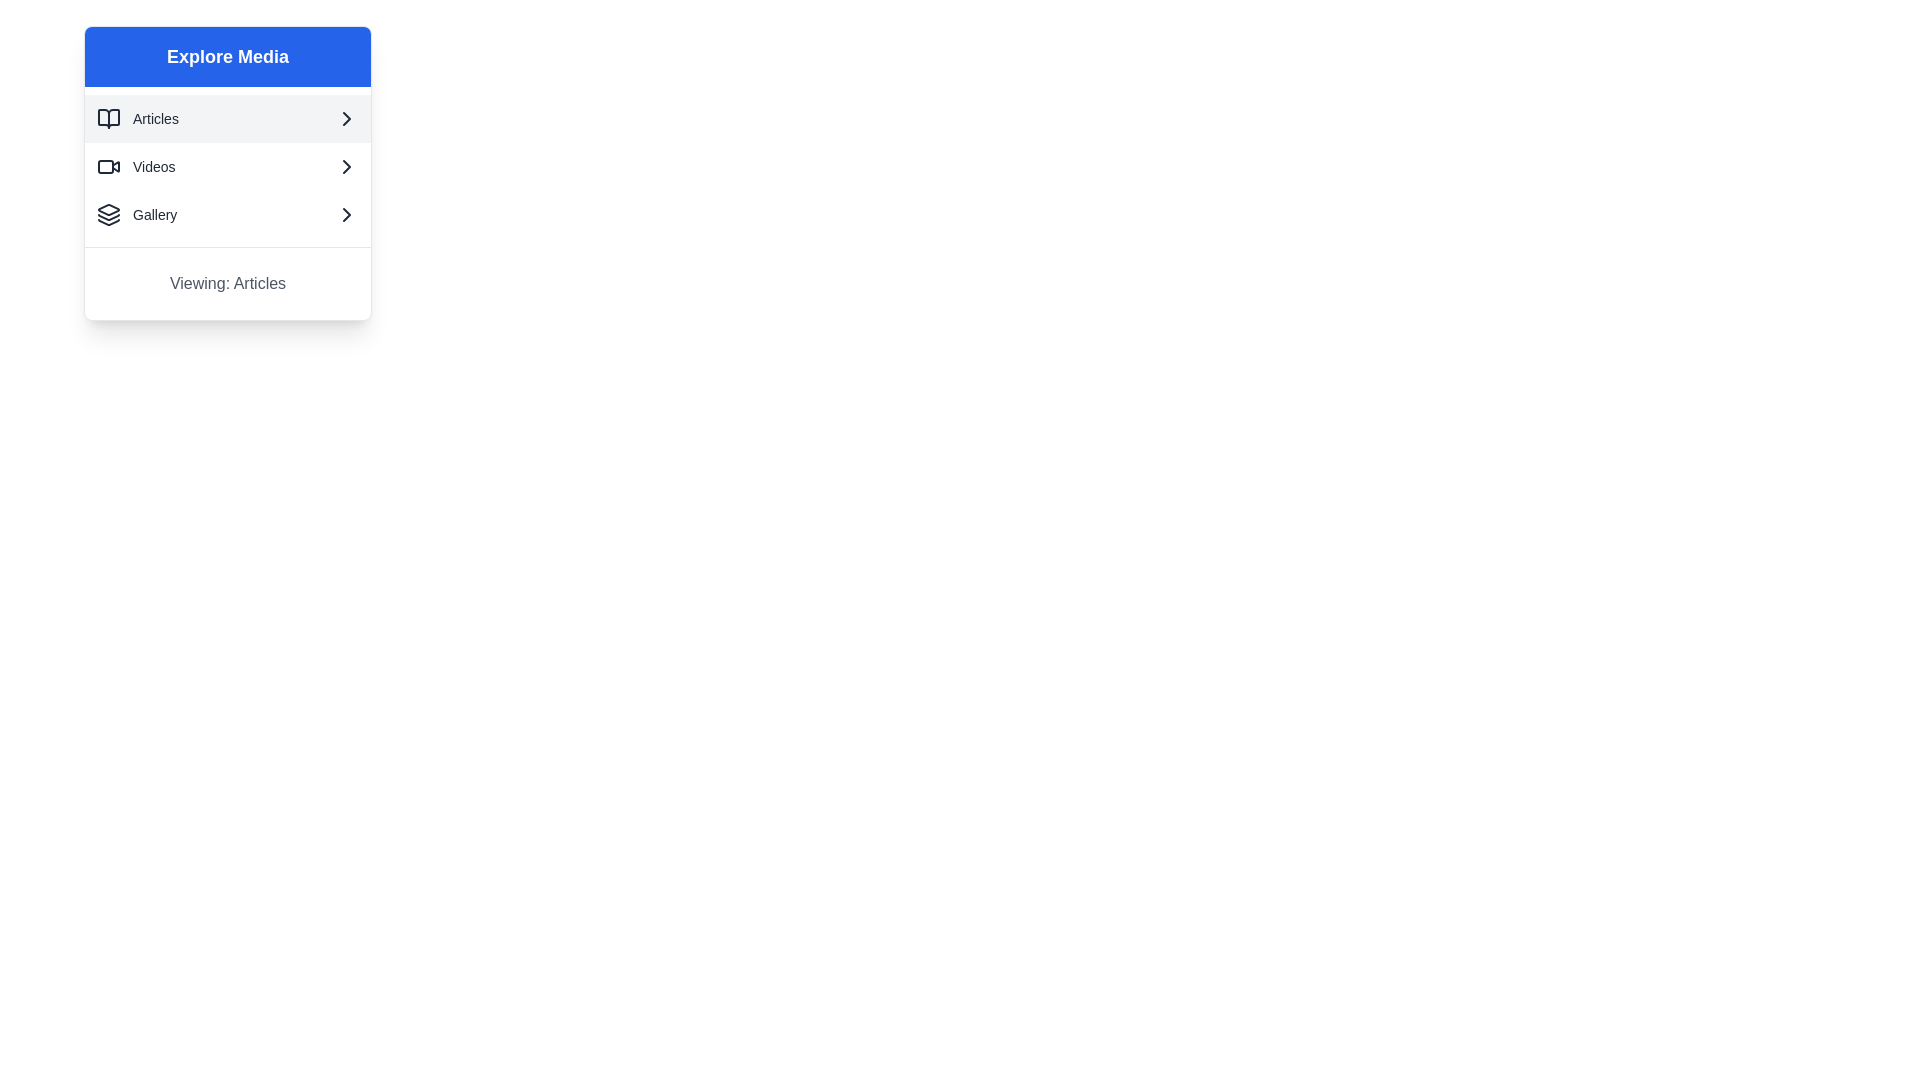 This screenshot has height=1080, width=1920. Describe the element at coordinates (108, 215) in the screenshot. I see `the 'Gallery' menu item icon, which is the leftmost component of the vertically arranged list in the sidebar interface` at that location.